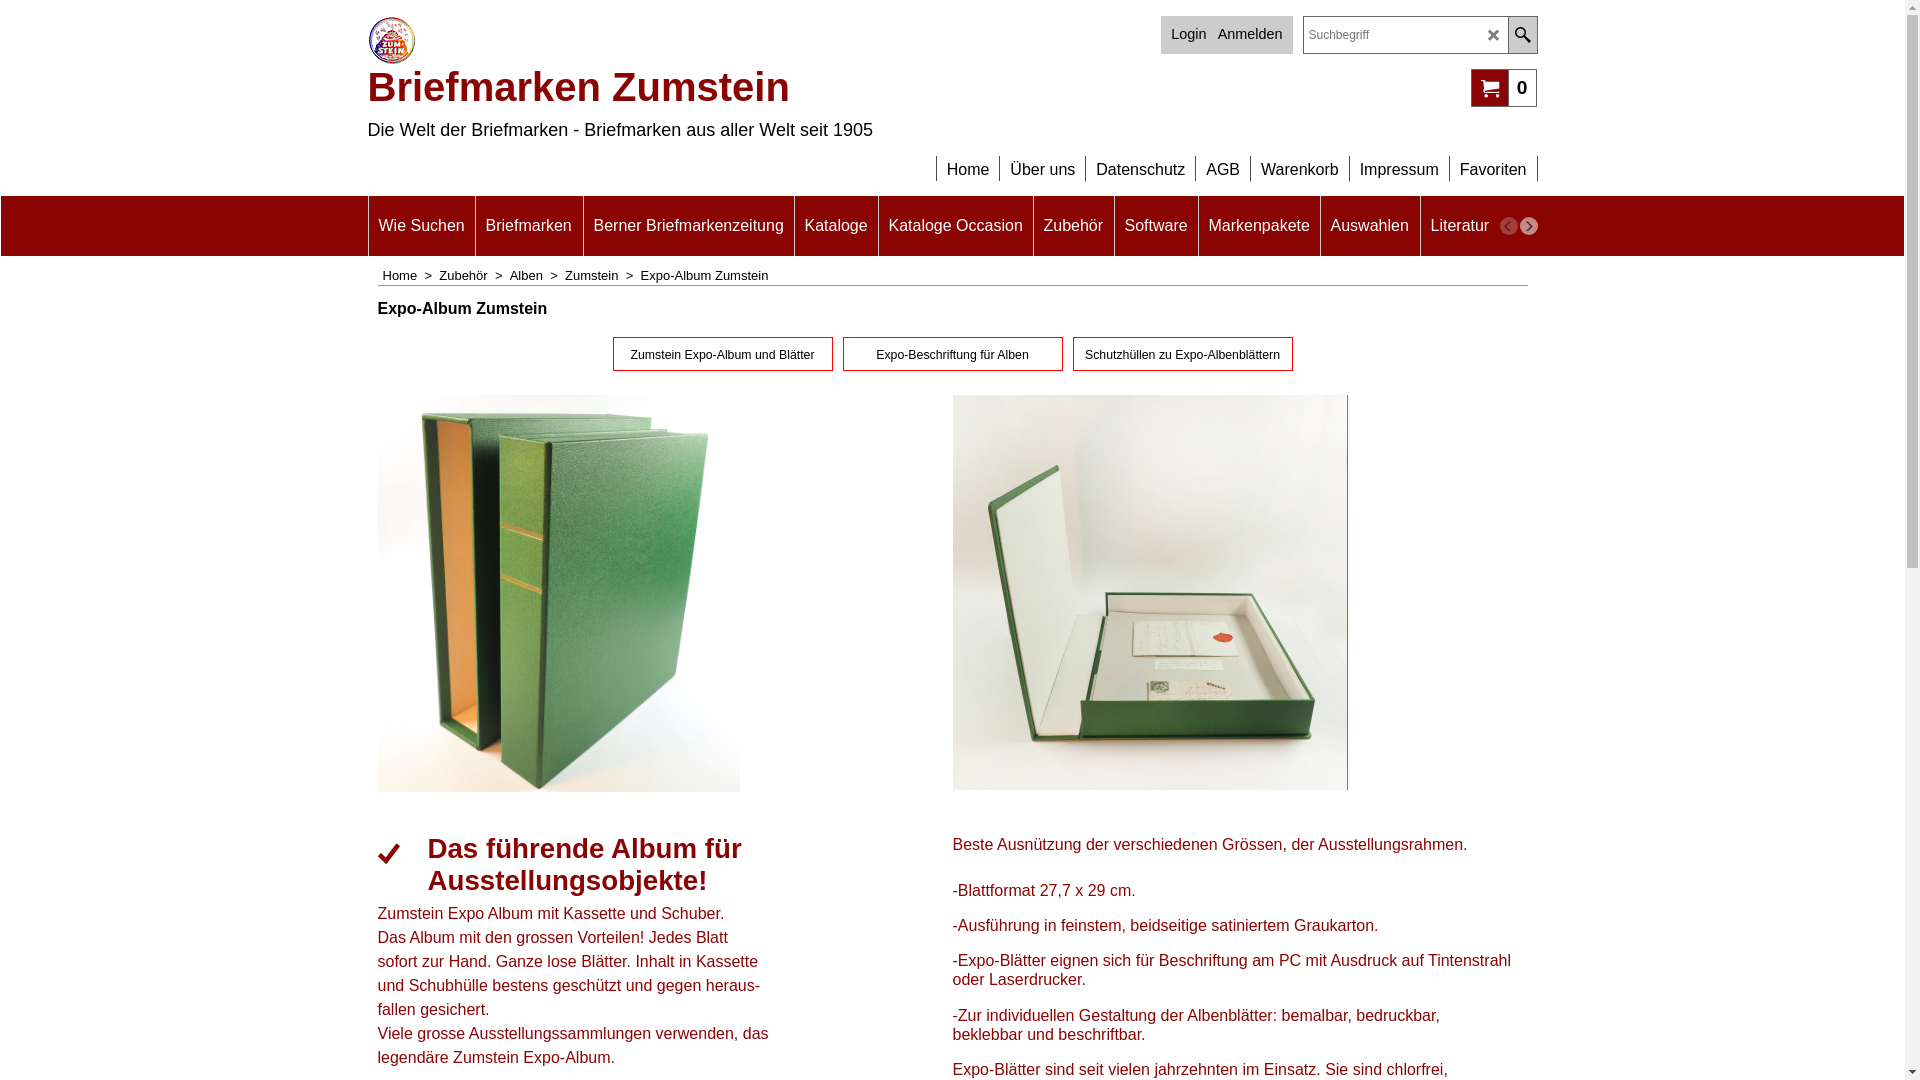 The width and height of the screenshot is (1920, 1080). I want to click on 'Anmelden', so click(1249, 34).